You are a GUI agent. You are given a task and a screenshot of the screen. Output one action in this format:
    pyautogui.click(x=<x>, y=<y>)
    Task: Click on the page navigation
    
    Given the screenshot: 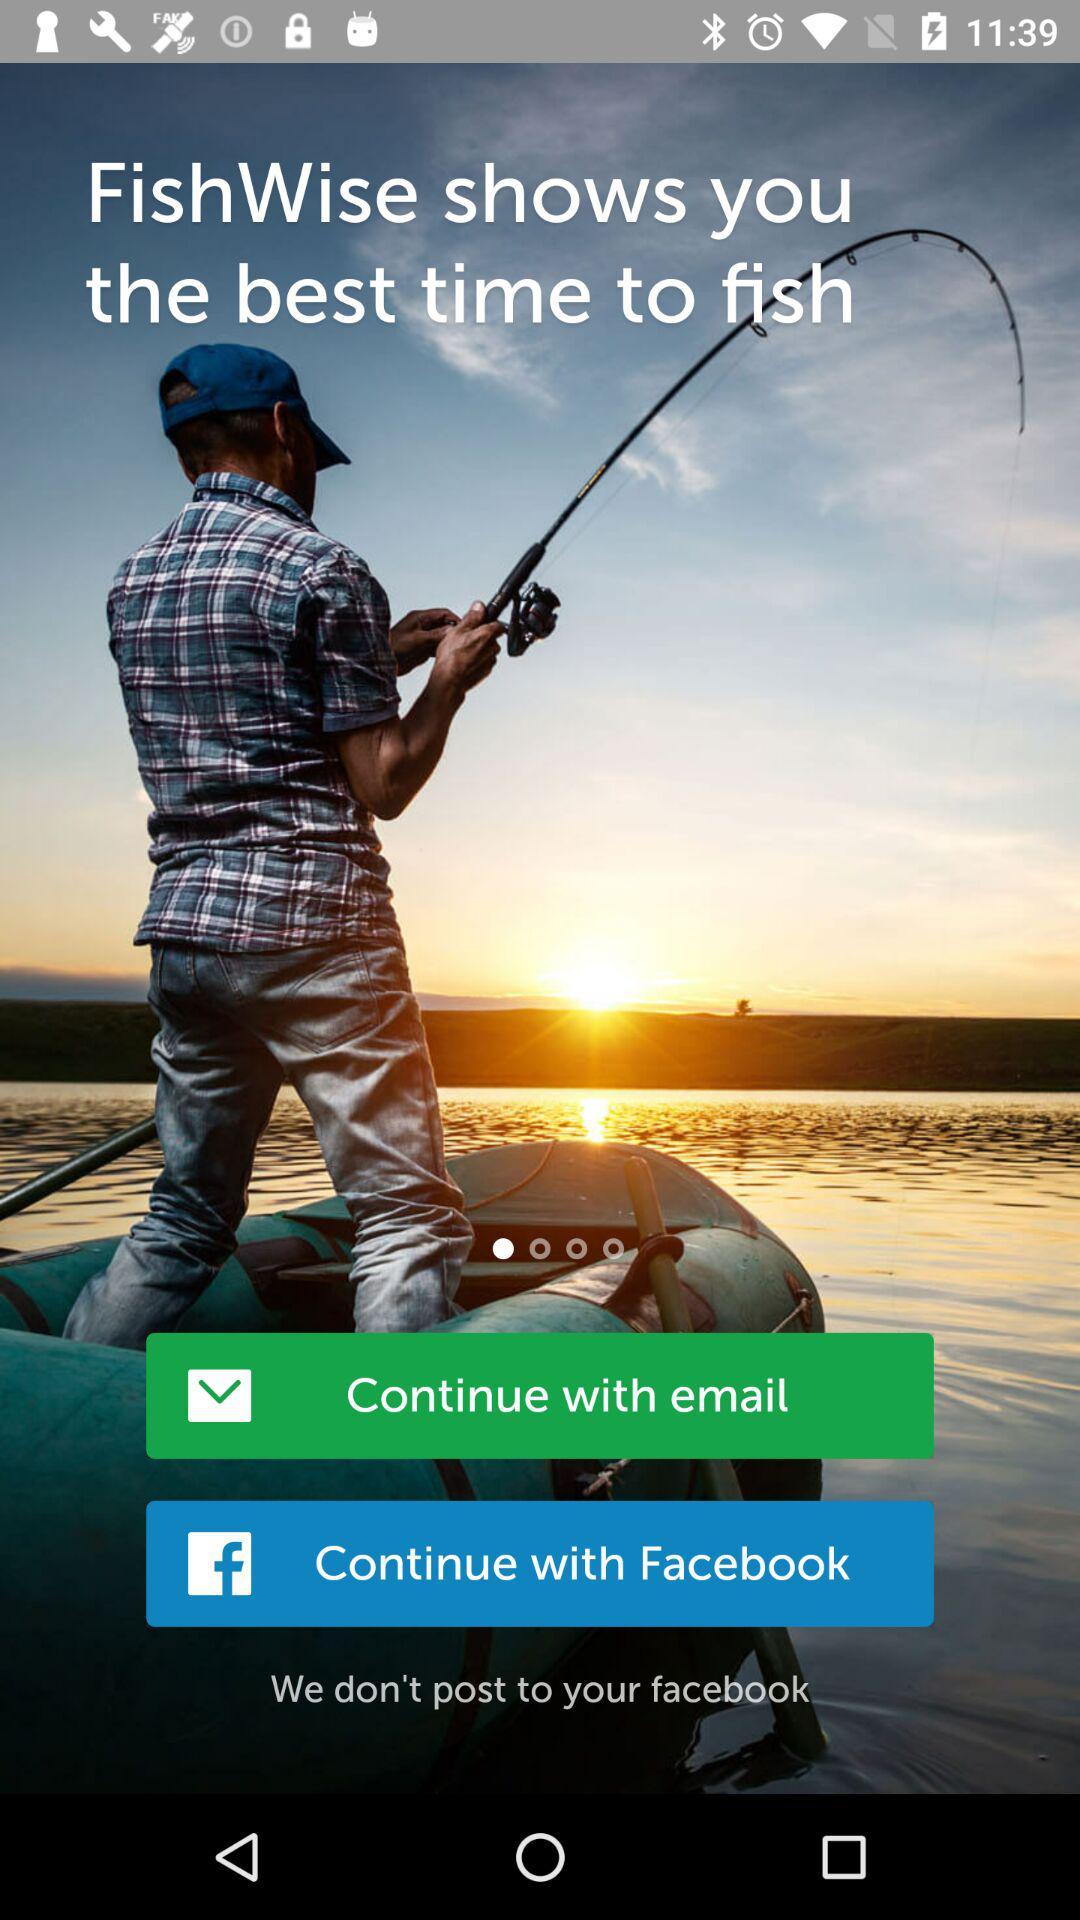 What is the action you would take?
    pyautogui.click(x=612, y=1247)
    